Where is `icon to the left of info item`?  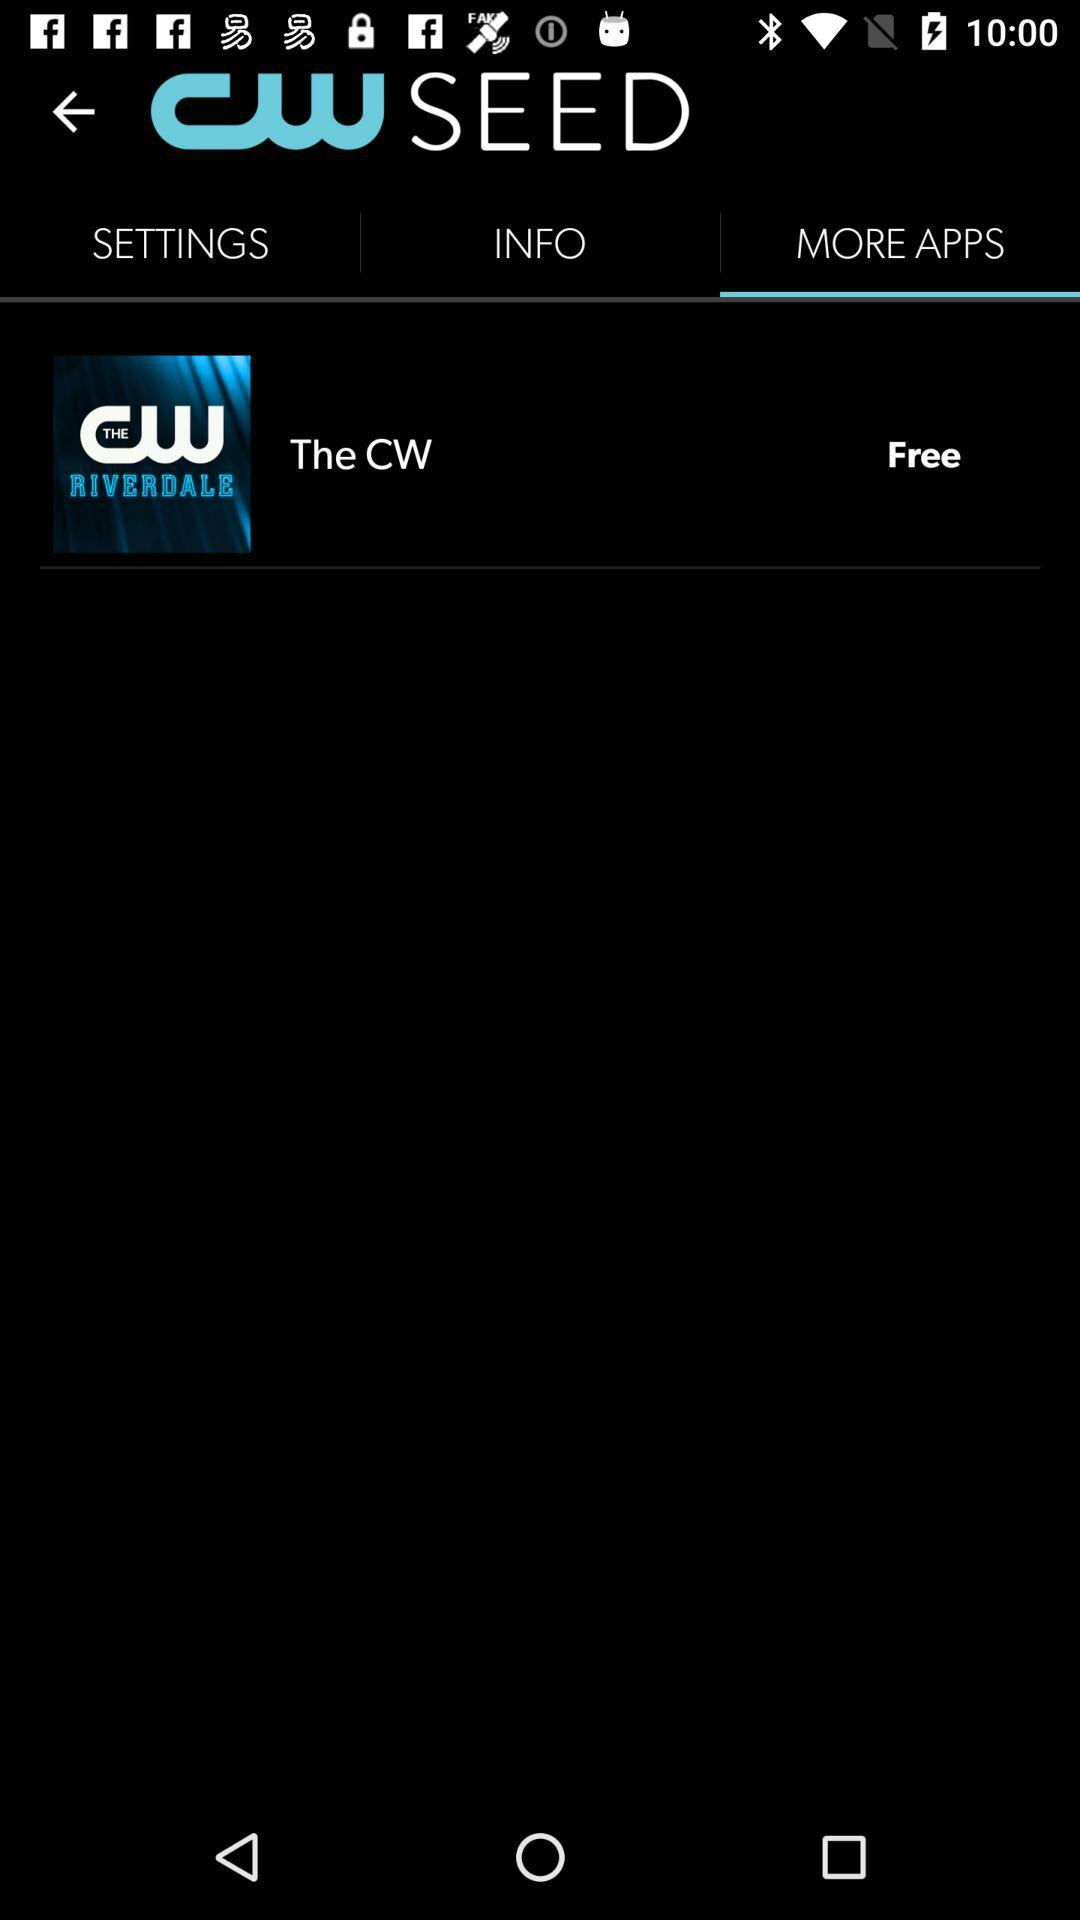
icon to the left of info item is located at coordinates (180, 242).